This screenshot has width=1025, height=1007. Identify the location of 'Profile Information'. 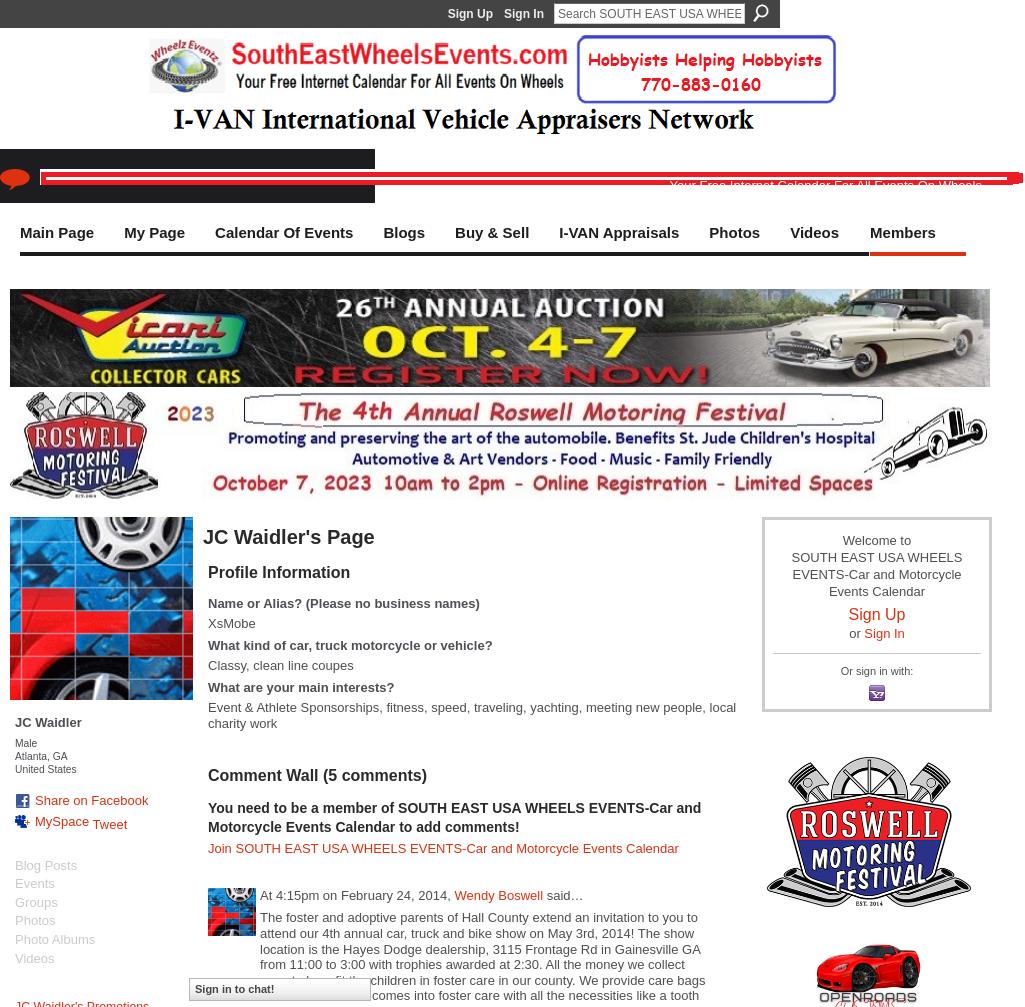
(278, 570).